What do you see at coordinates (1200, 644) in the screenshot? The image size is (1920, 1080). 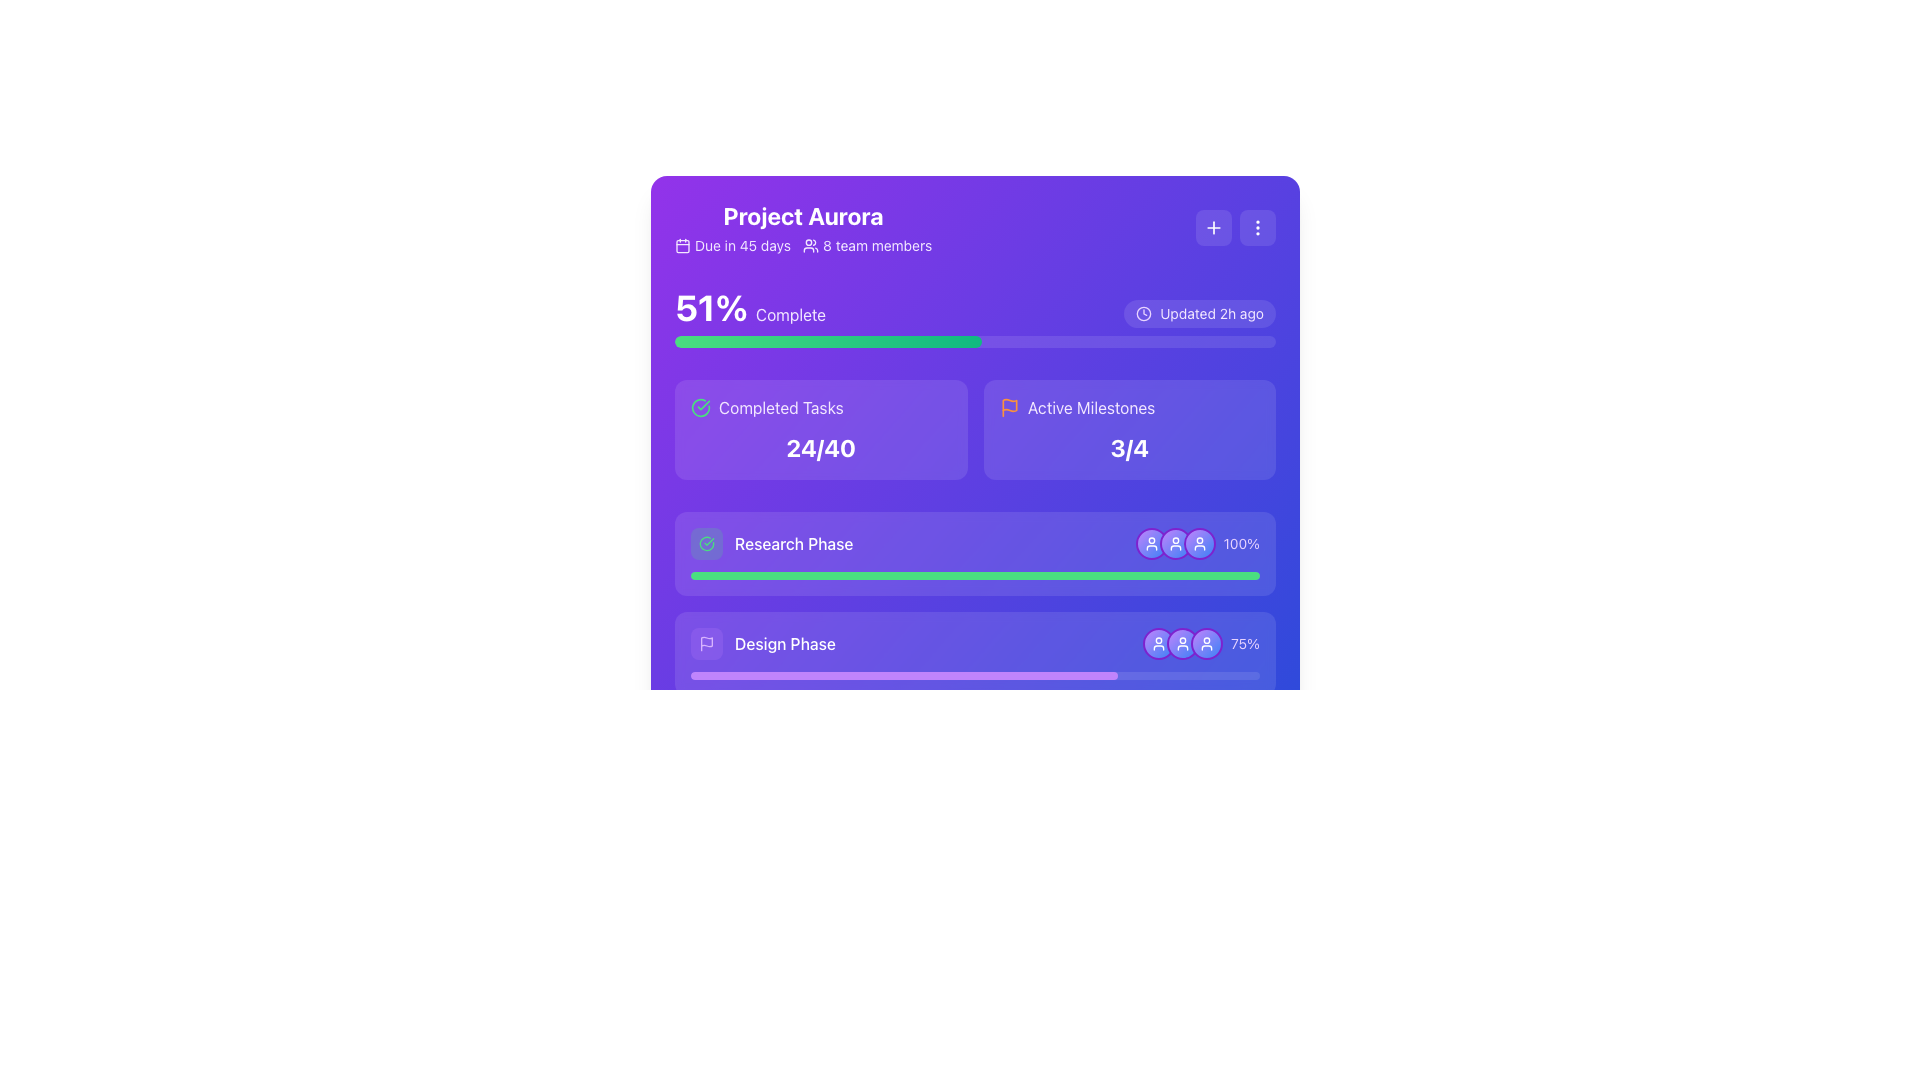 I see `the text label displaying '75%' which is light purple and located to the right of three circular user avatar icons in the bottom-right corner of the 'Design Phase' area` at bounding box center [1200, 644].